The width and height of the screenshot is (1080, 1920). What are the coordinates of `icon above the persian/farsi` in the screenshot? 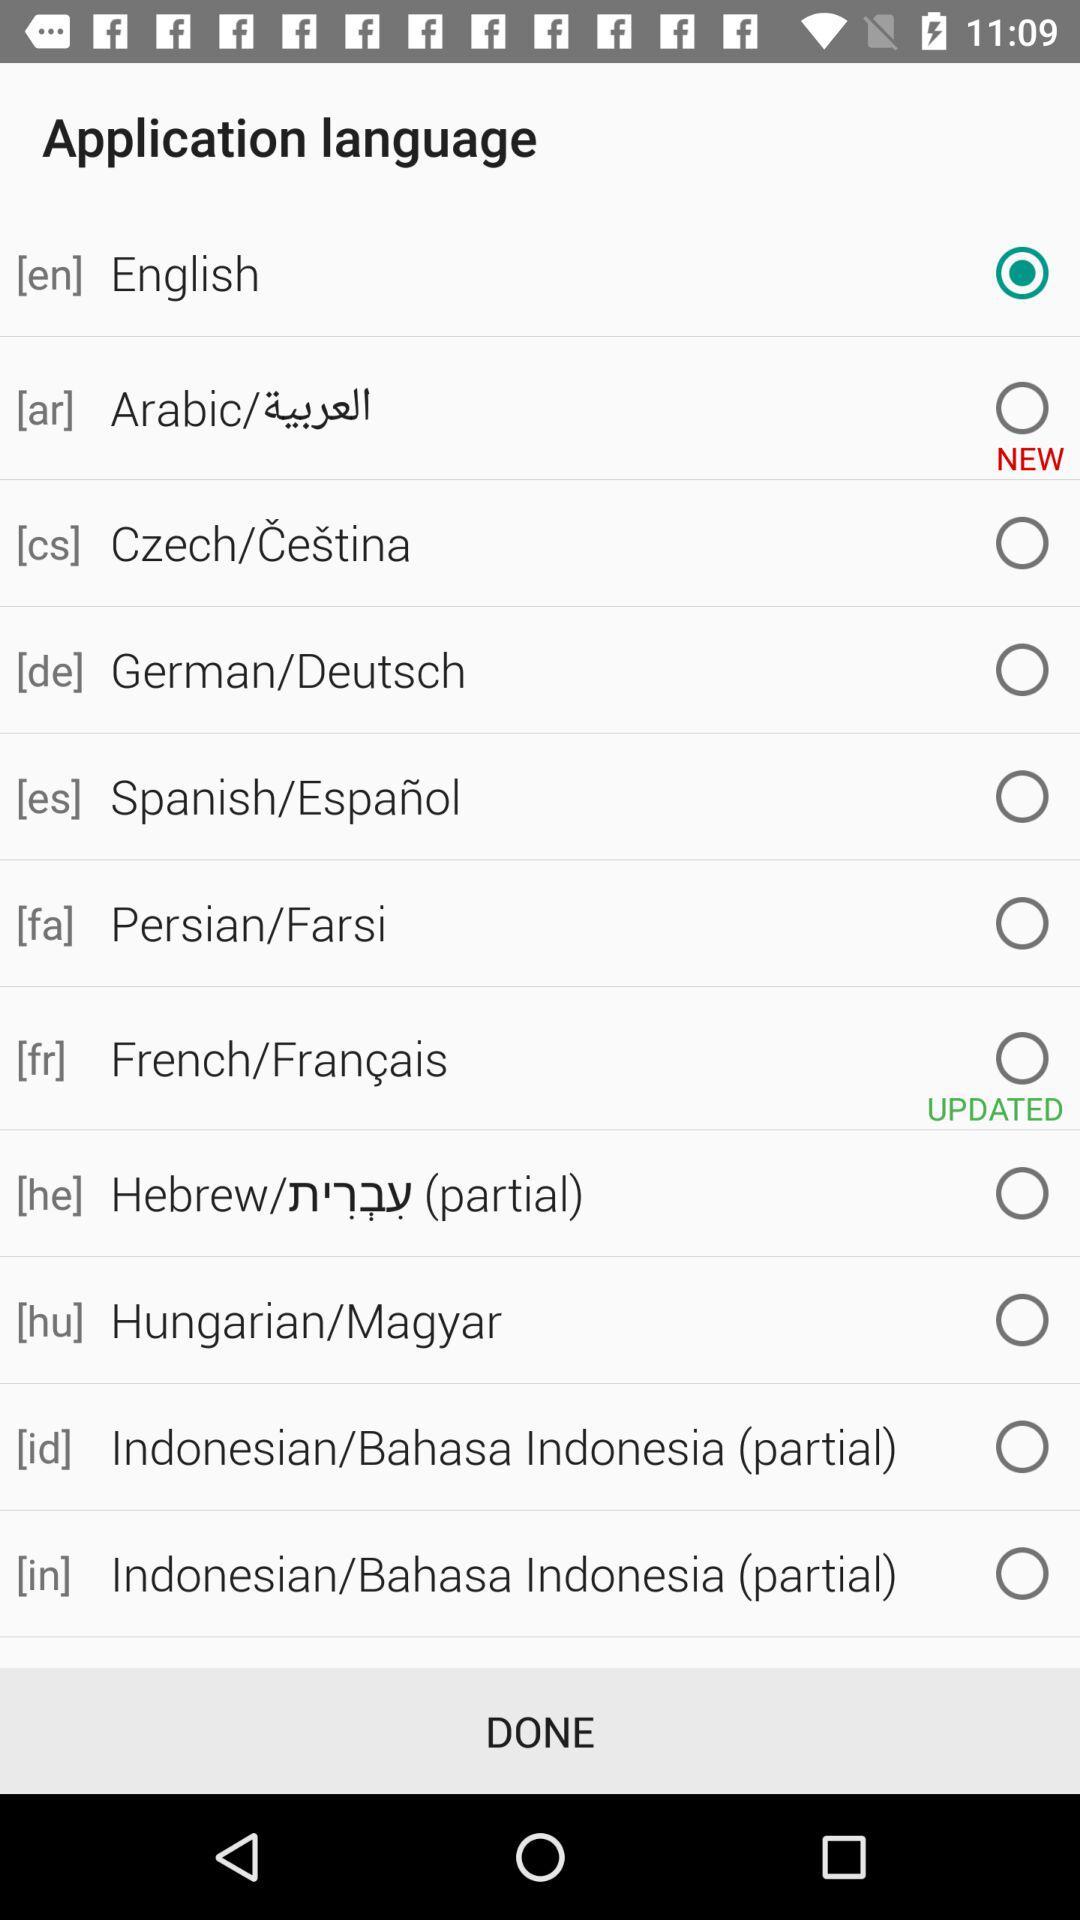 It's located at (46, 795).